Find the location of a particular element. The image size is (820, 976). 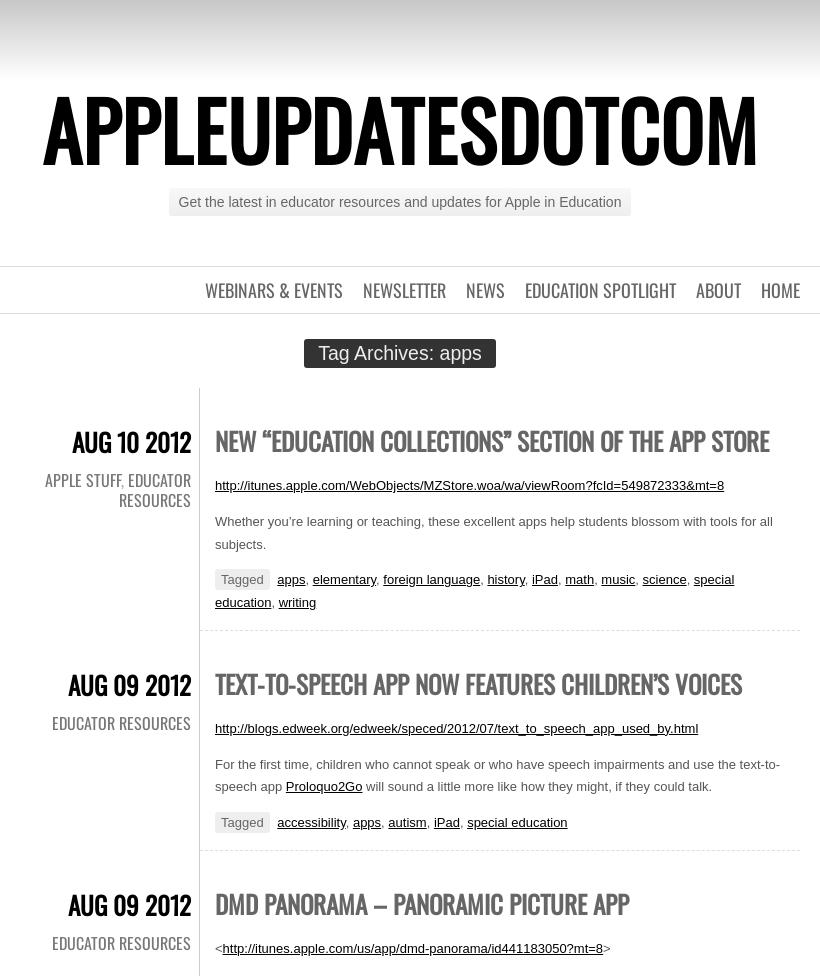

'elementary' is located at coordinates (342, 579).